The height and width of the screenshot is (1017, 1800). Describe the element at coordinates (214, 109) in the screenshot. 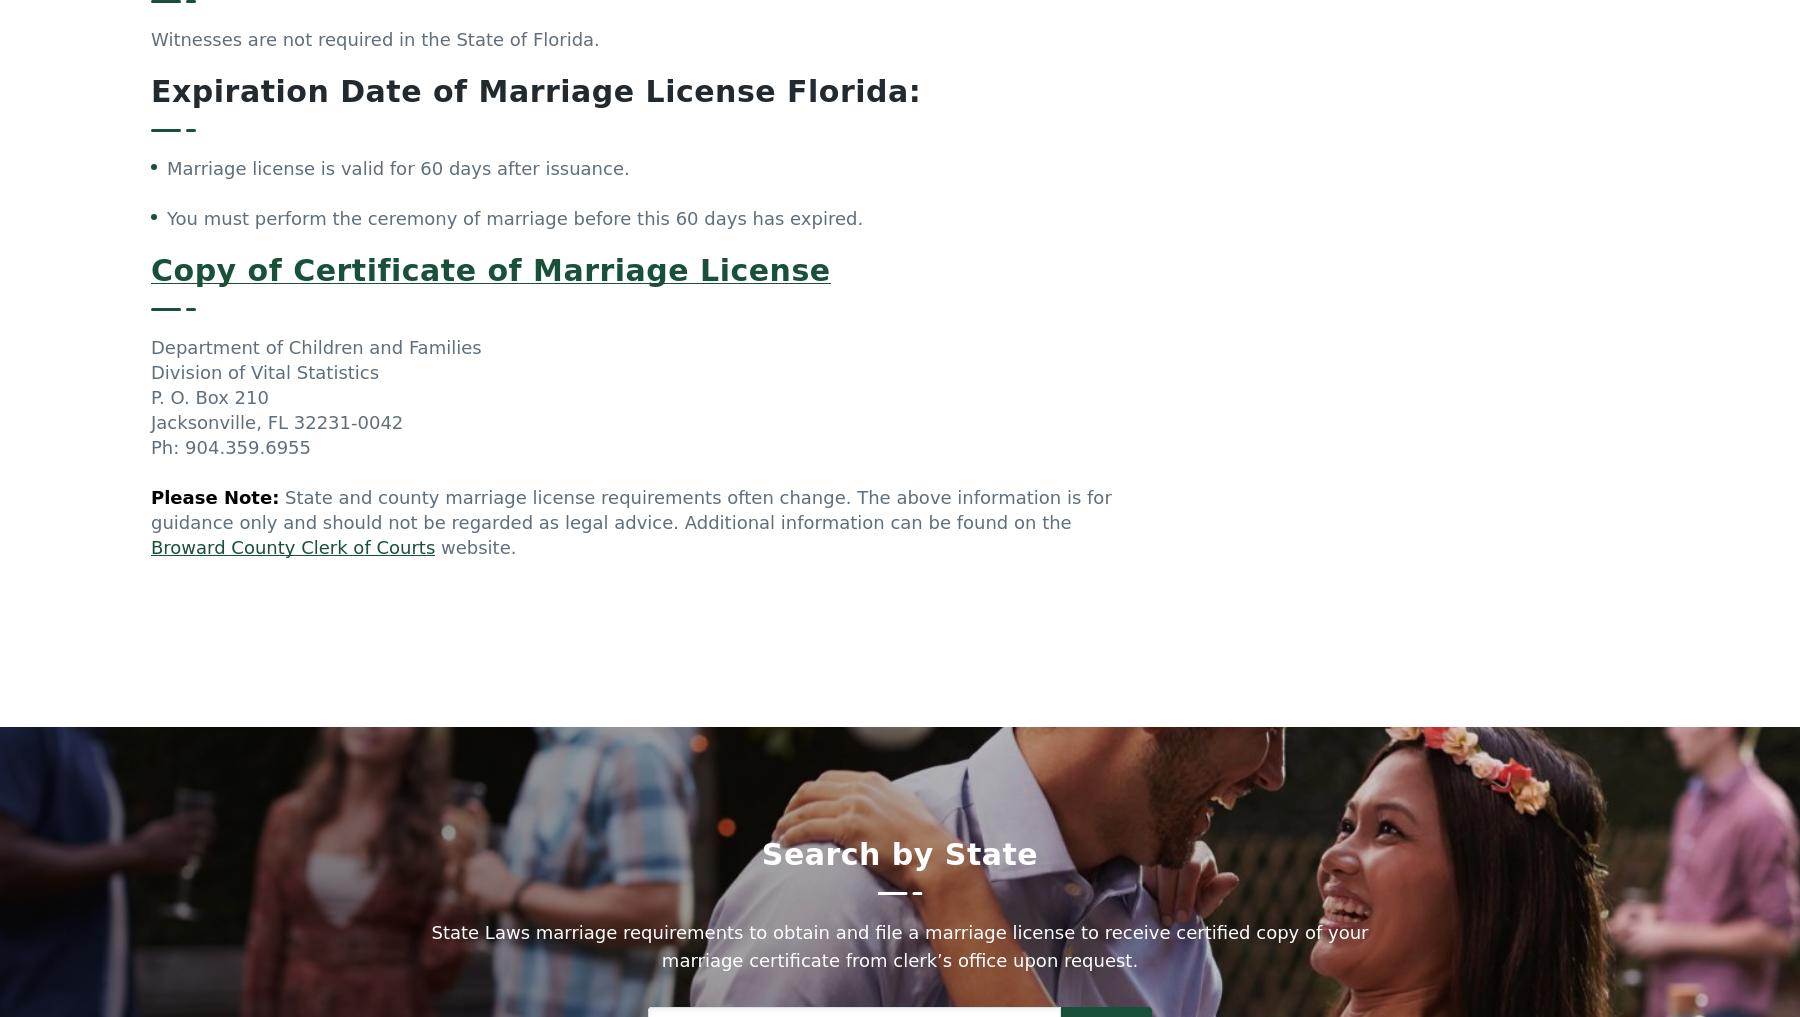

I see `'Please Note:'` at that location.